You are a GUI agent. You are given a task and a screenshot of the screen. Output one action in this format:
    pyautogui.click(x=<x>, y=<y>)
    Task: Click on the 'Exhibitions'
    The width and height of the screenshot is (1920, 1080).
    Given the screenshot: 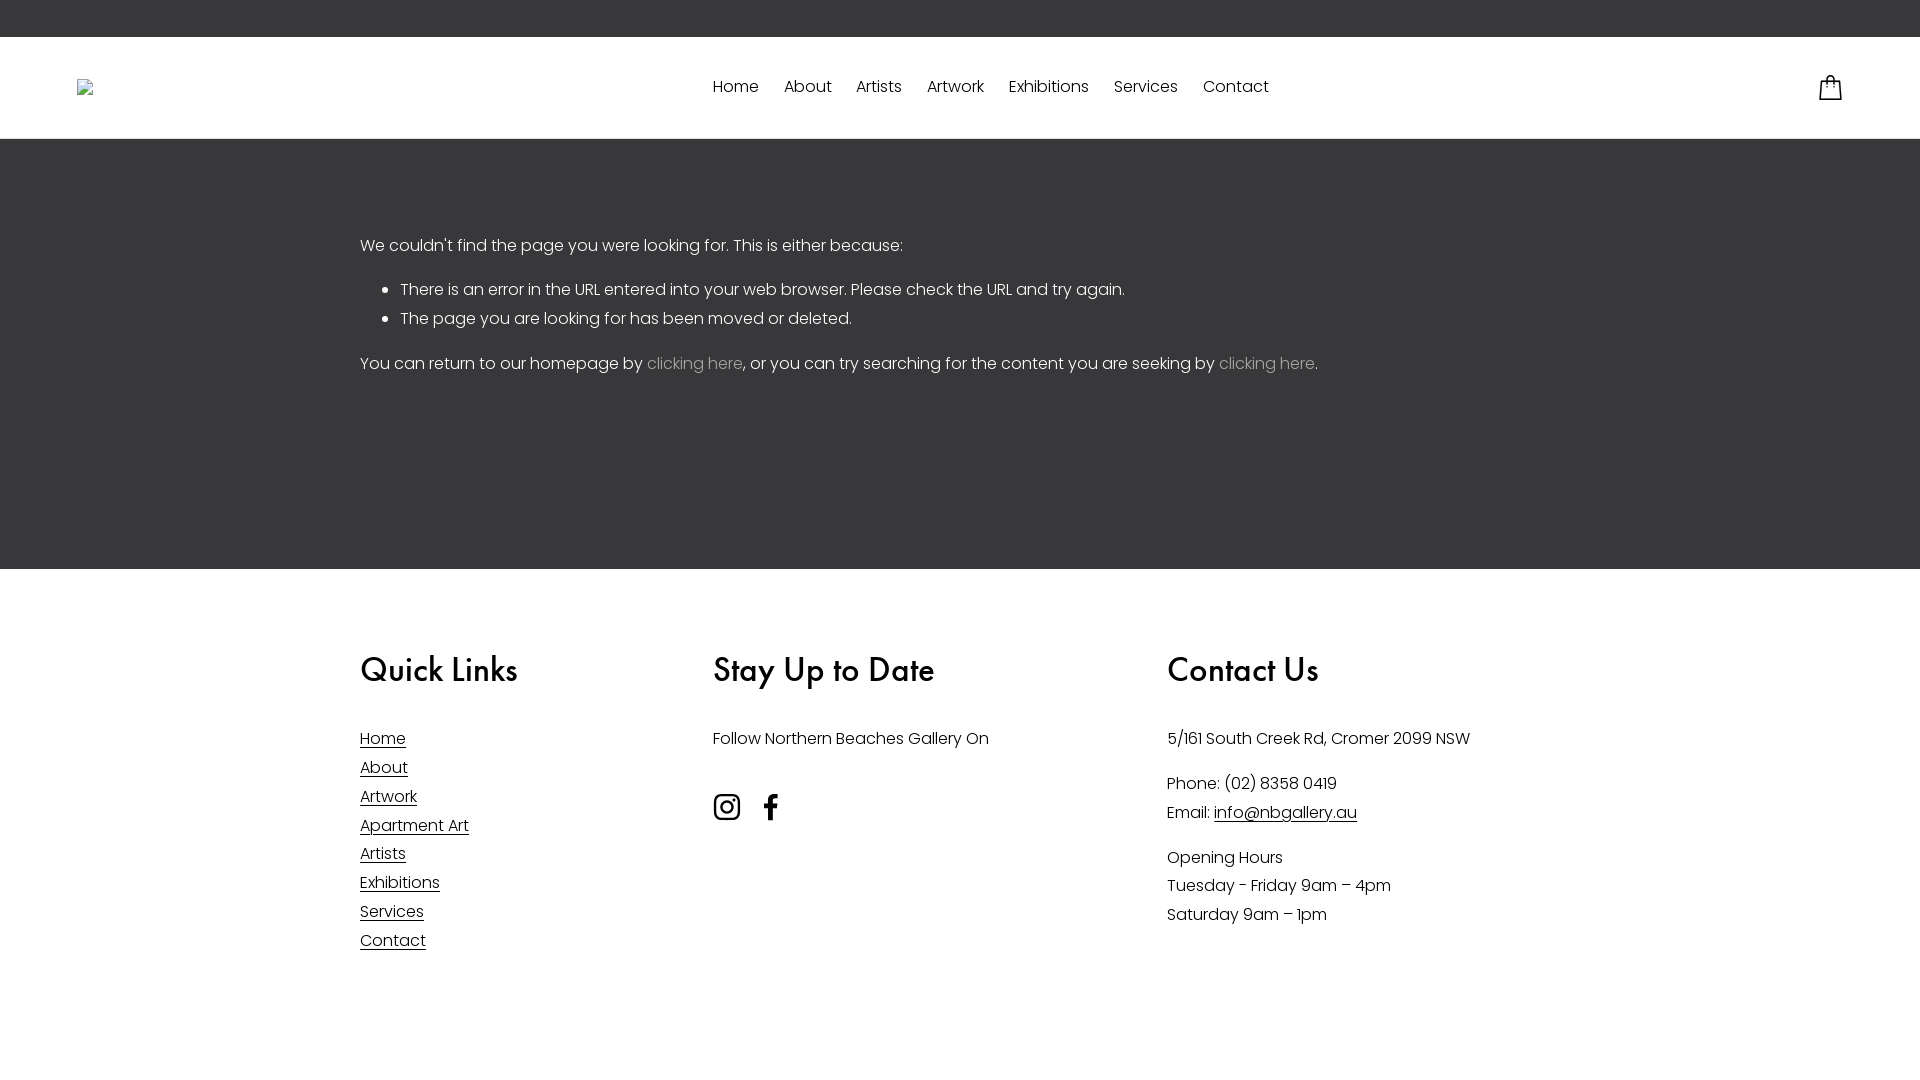 What is the action you would take?
    pyautogui.click(x=1048, y=86)
    